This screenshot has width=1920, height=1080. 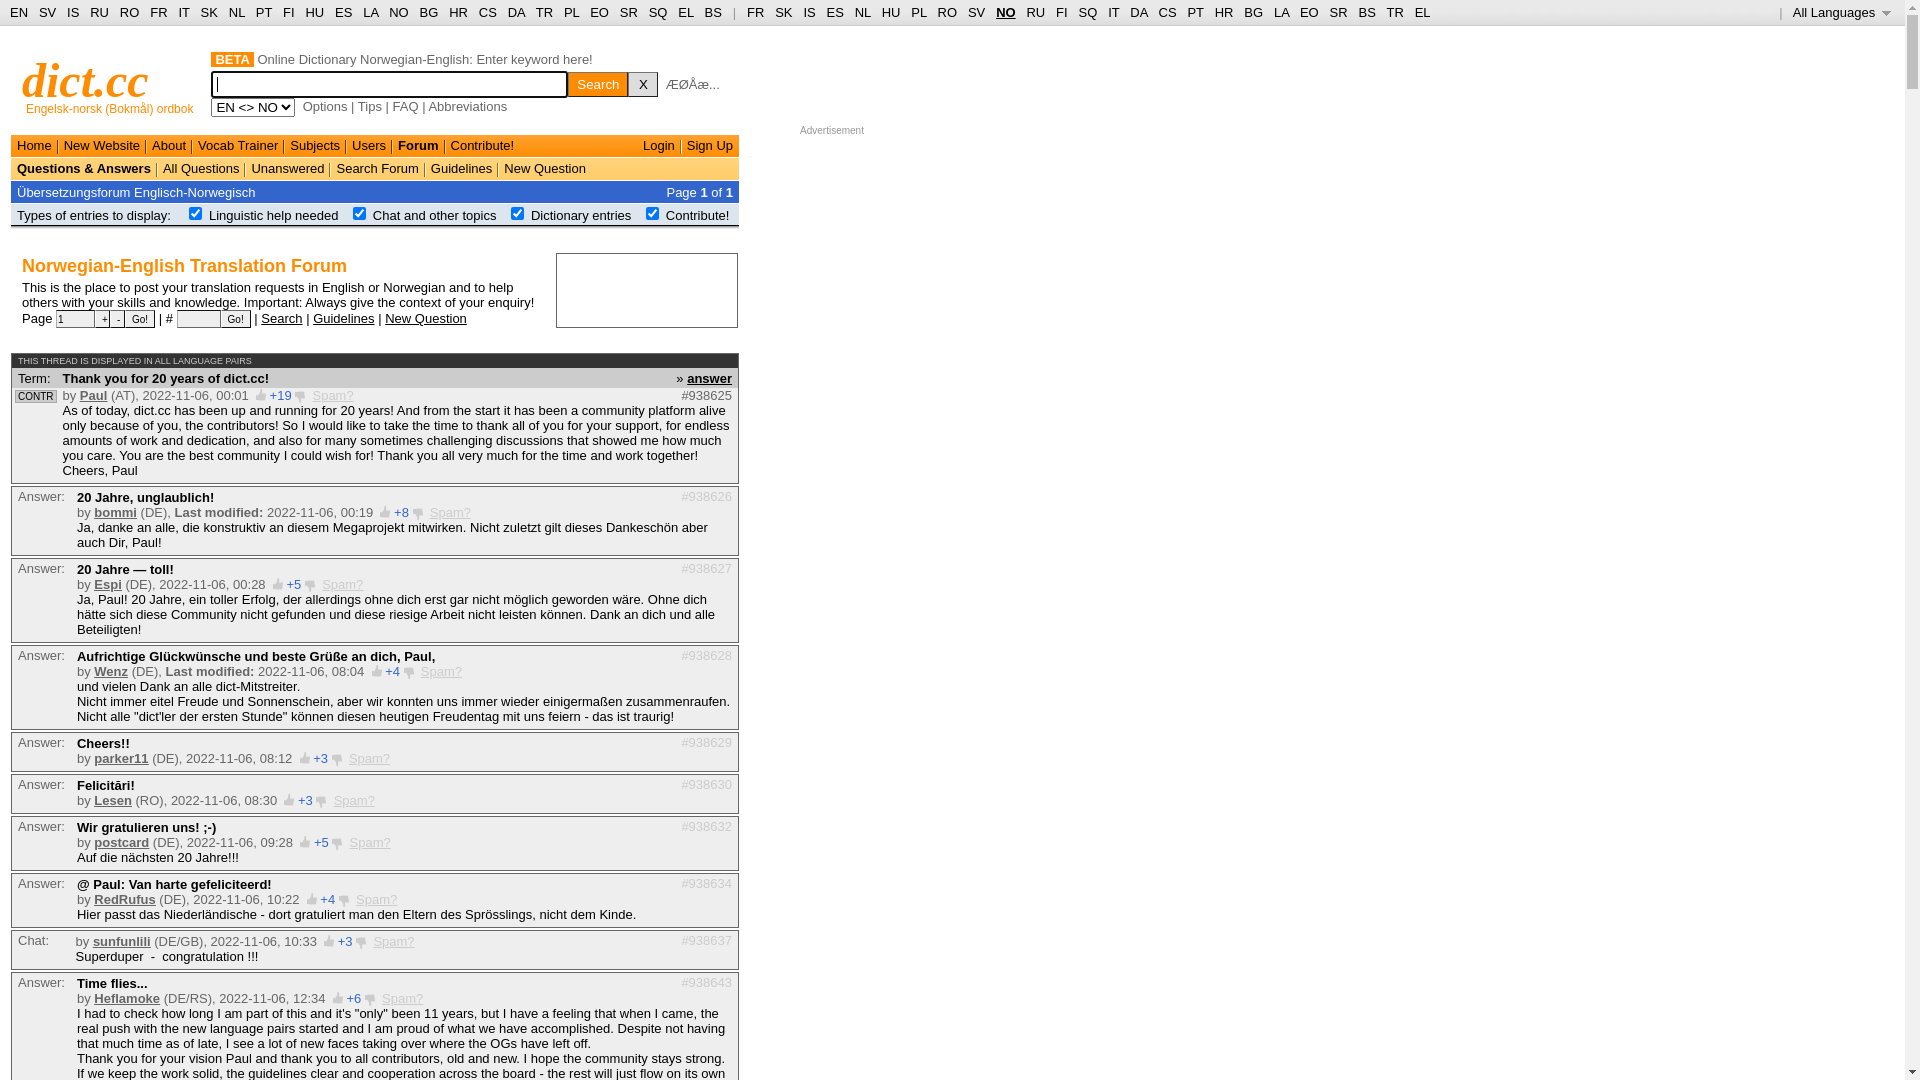 What do you see at coordinates (416, 144) in the screenshot?
I see `'Forum'` at bounding box center [416, 144].